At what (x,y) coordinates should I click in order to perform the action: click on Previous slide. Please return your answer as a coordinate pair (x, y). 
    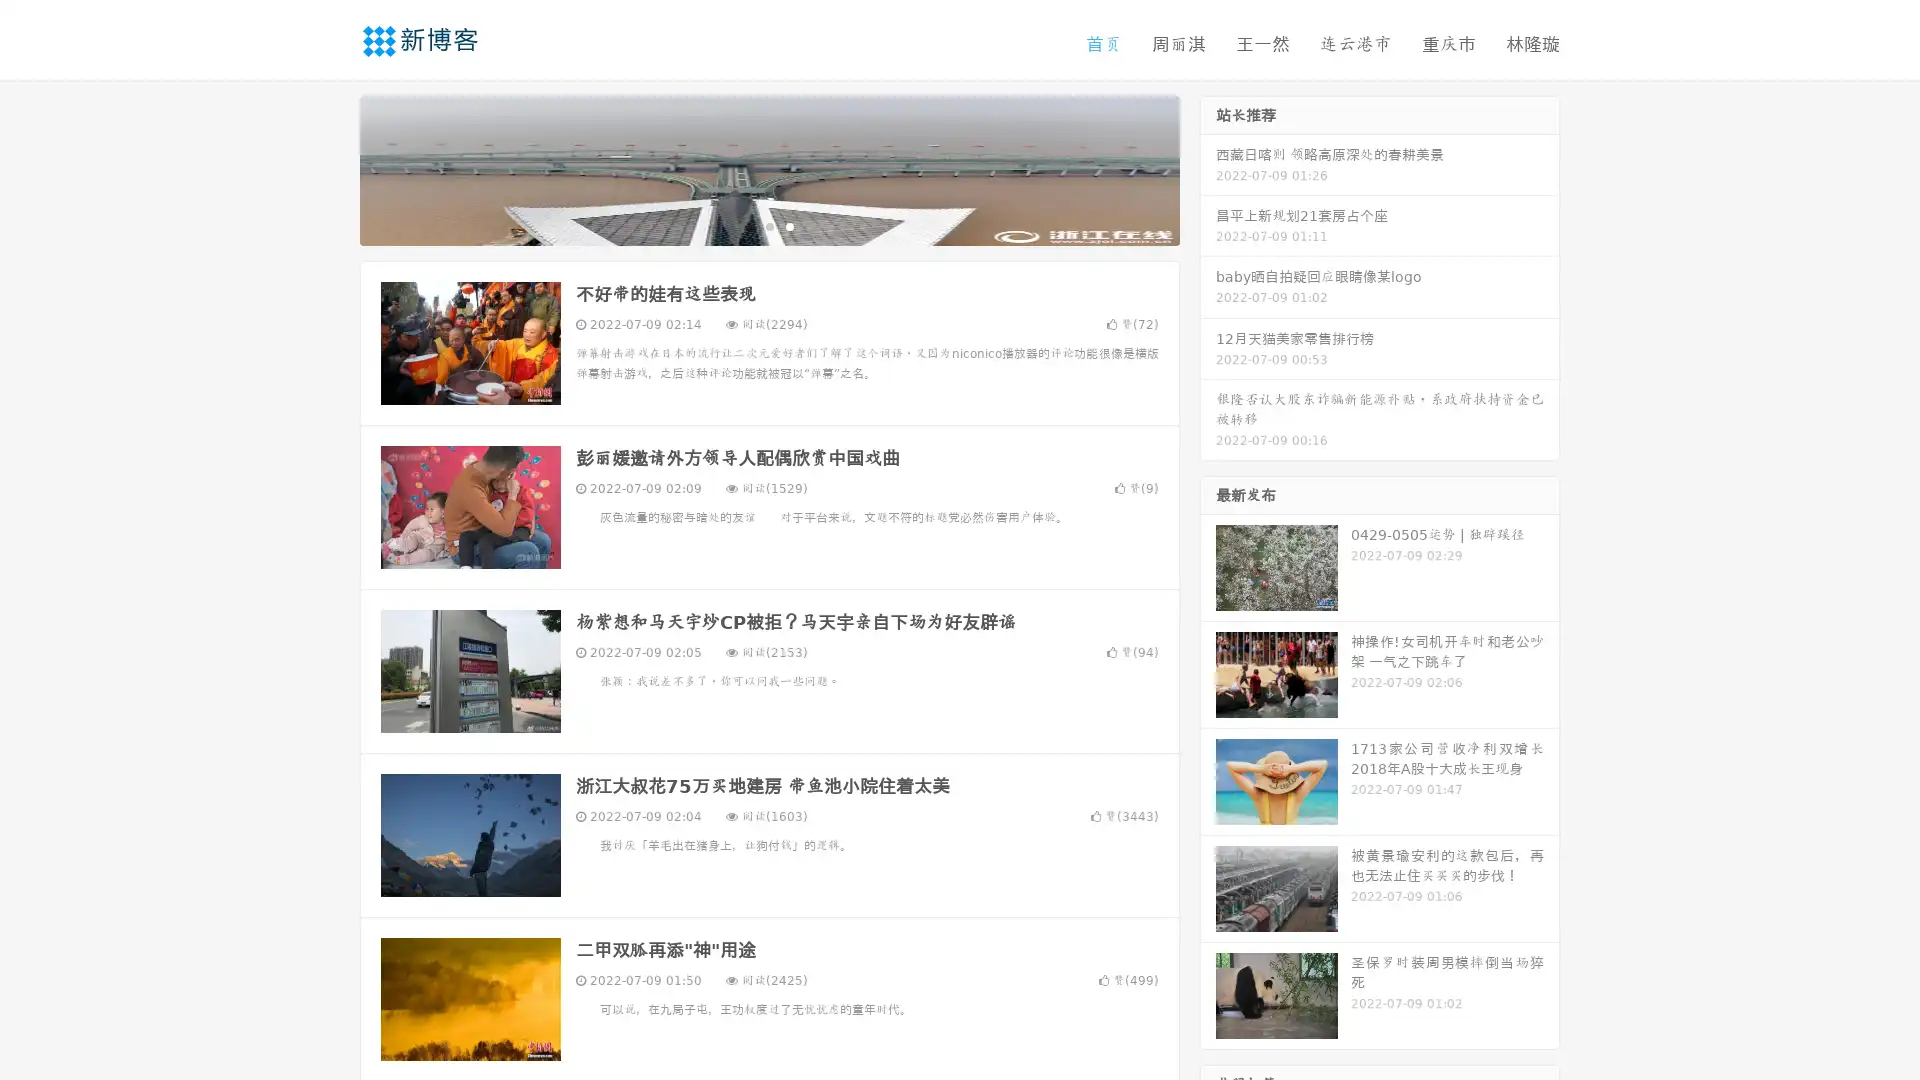
    Looking at the image, I should click on (330, 168).